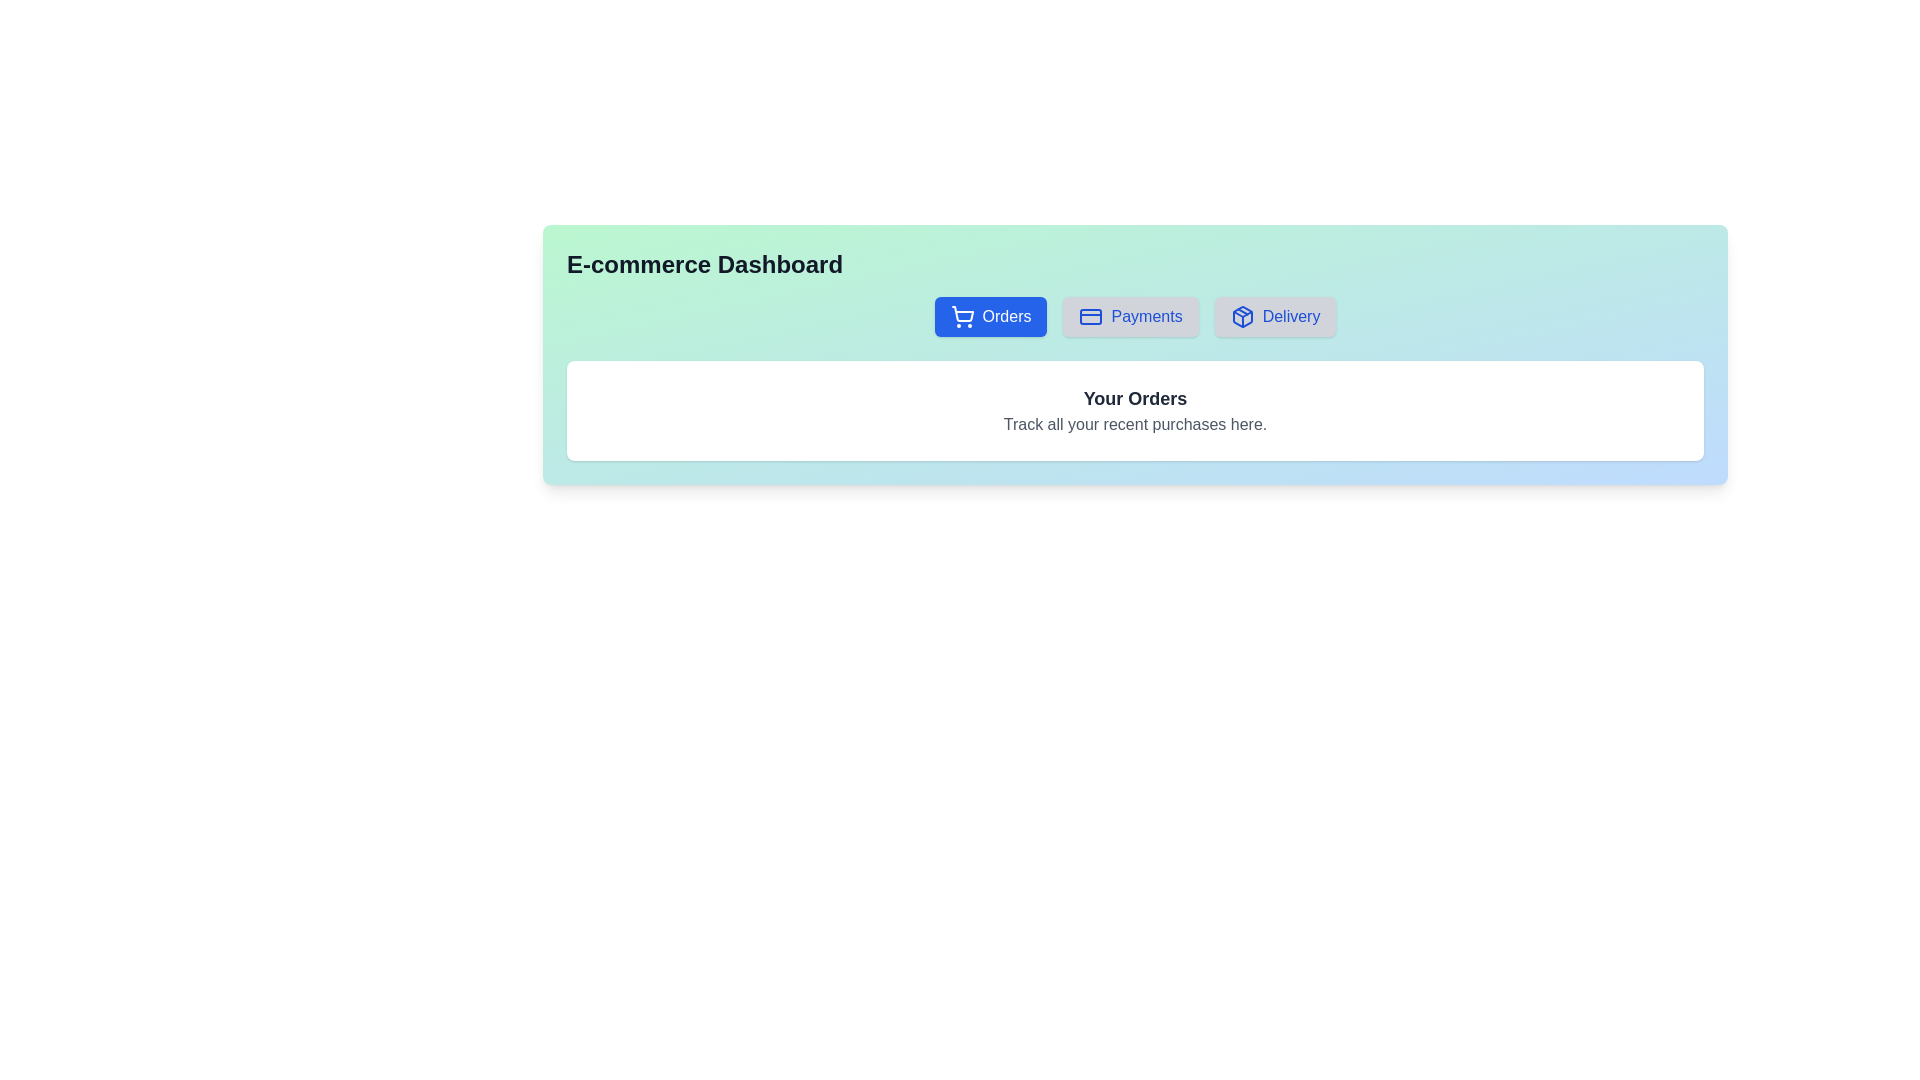 The image size is (1920, 1080). Describe the element at coordinates (1241, 315) in the screenshot. I see `the 'Delivery' icon on the interactive panel` at that location.